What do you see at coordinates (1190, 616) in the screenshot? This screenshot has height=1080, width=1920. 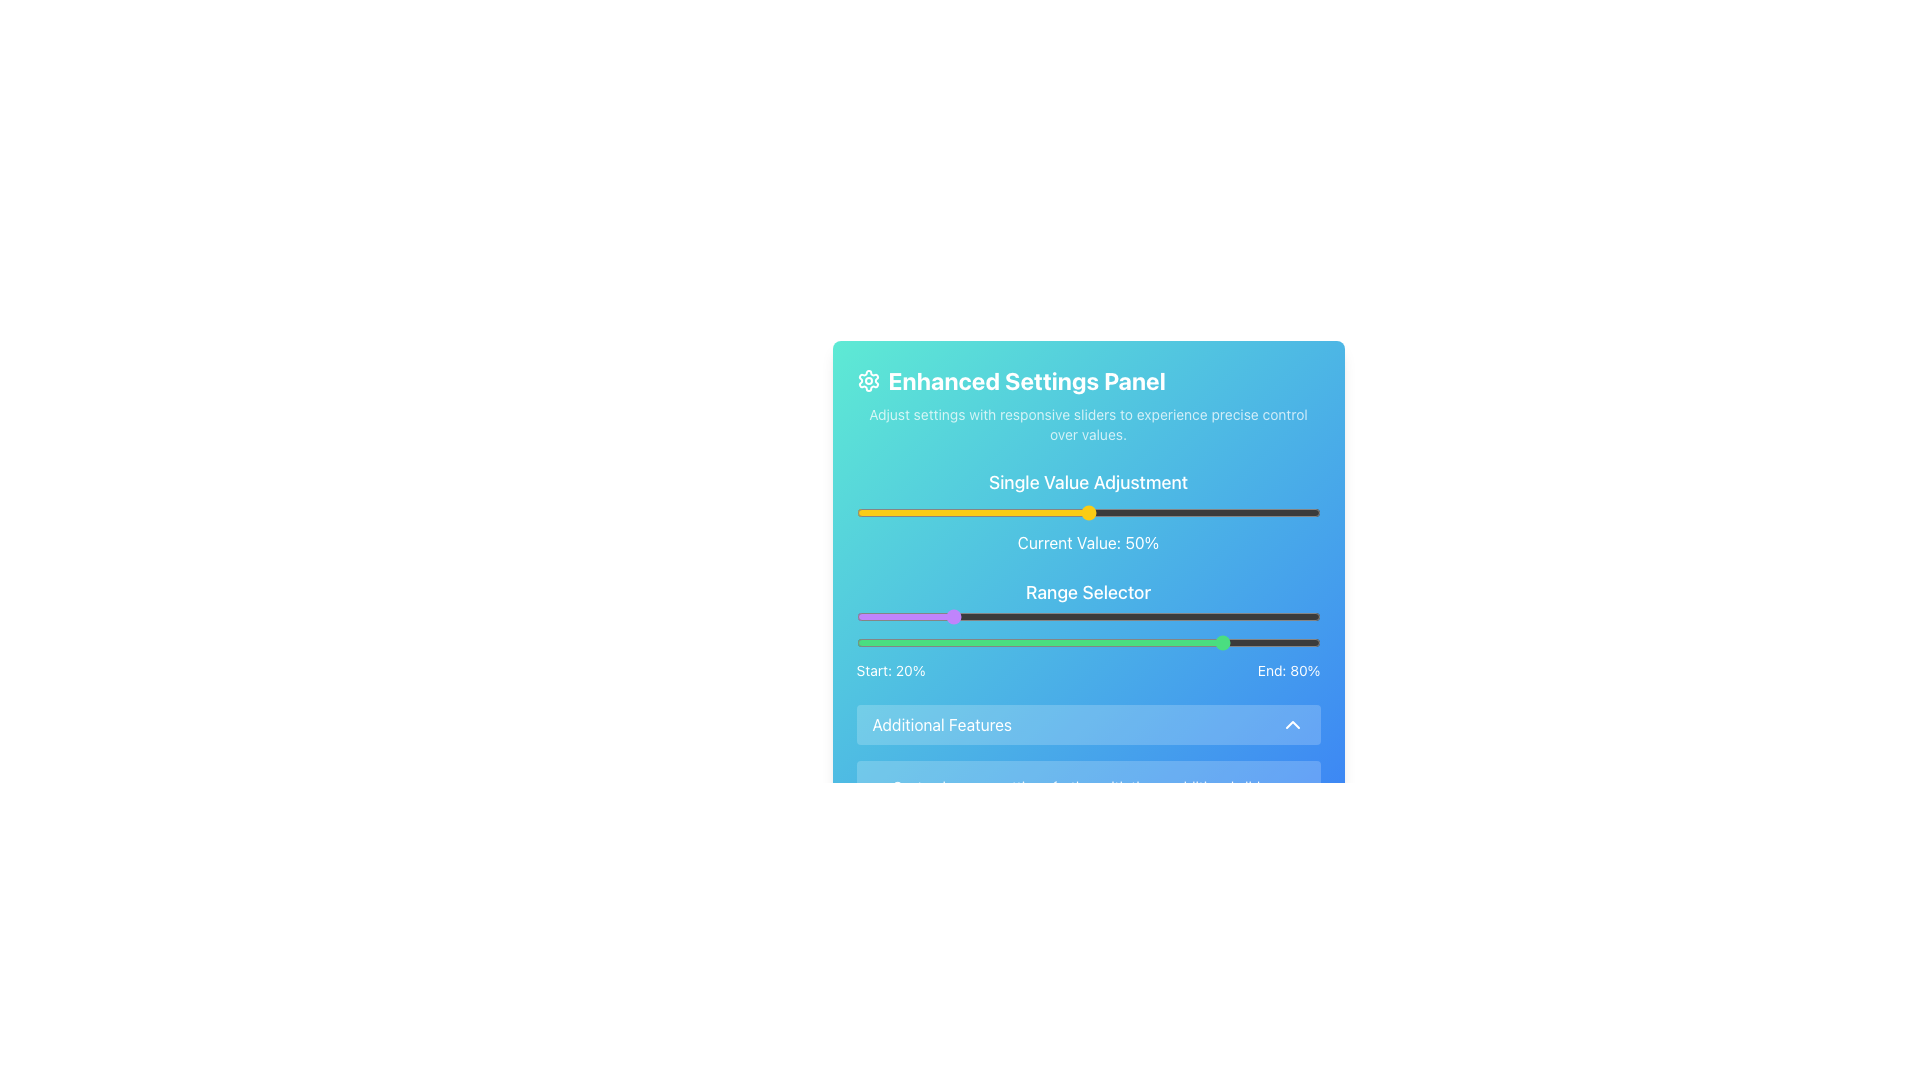 I see `the range slider` at bounding box center [1190, 616].